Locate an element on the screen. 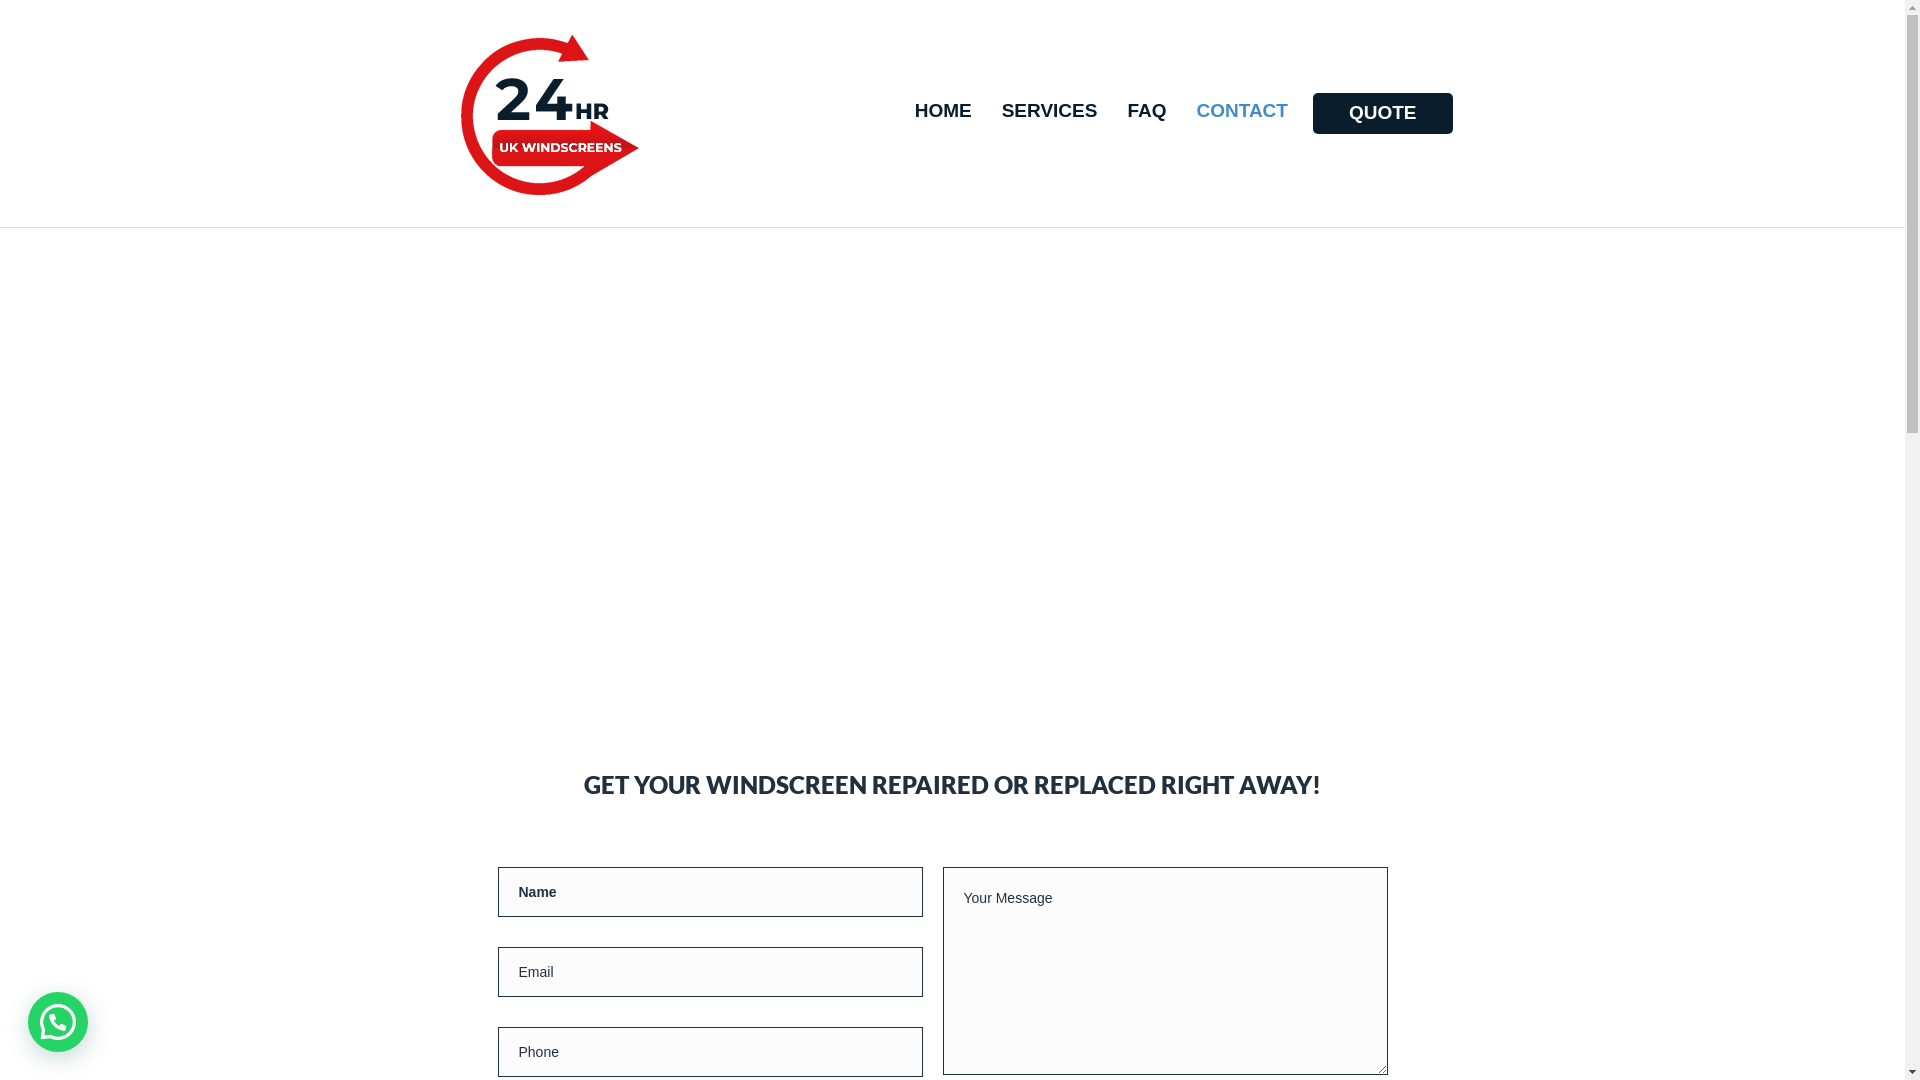 Image resolution: width=1920 pixels, height=1080 pixels. 'CONTACT' is located at coordinates (1240, 111).